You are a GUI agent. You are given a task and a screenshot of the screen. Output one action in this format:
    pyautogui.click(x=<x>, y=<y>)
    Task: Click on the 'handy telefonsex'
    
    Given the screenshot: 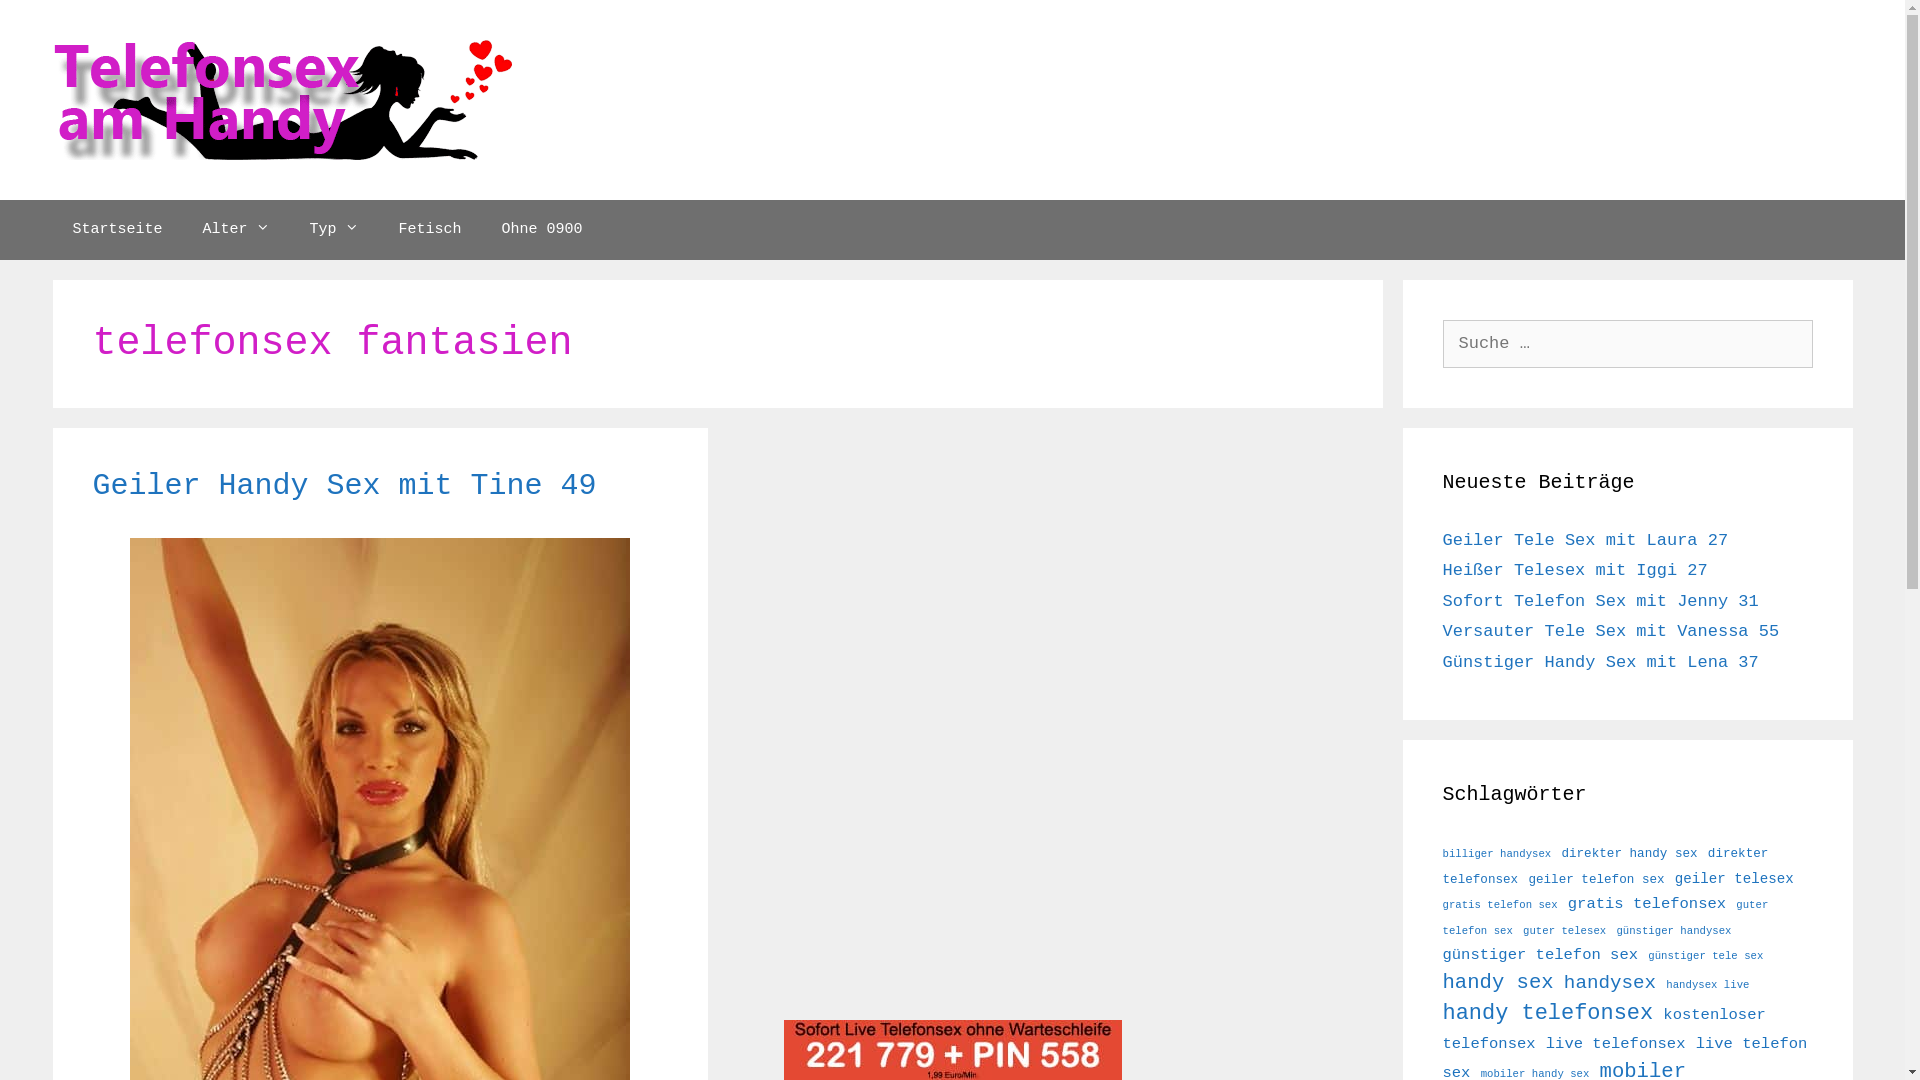 What is the action you would take?
    pyautogui.click(x=1546, y=1013)
    